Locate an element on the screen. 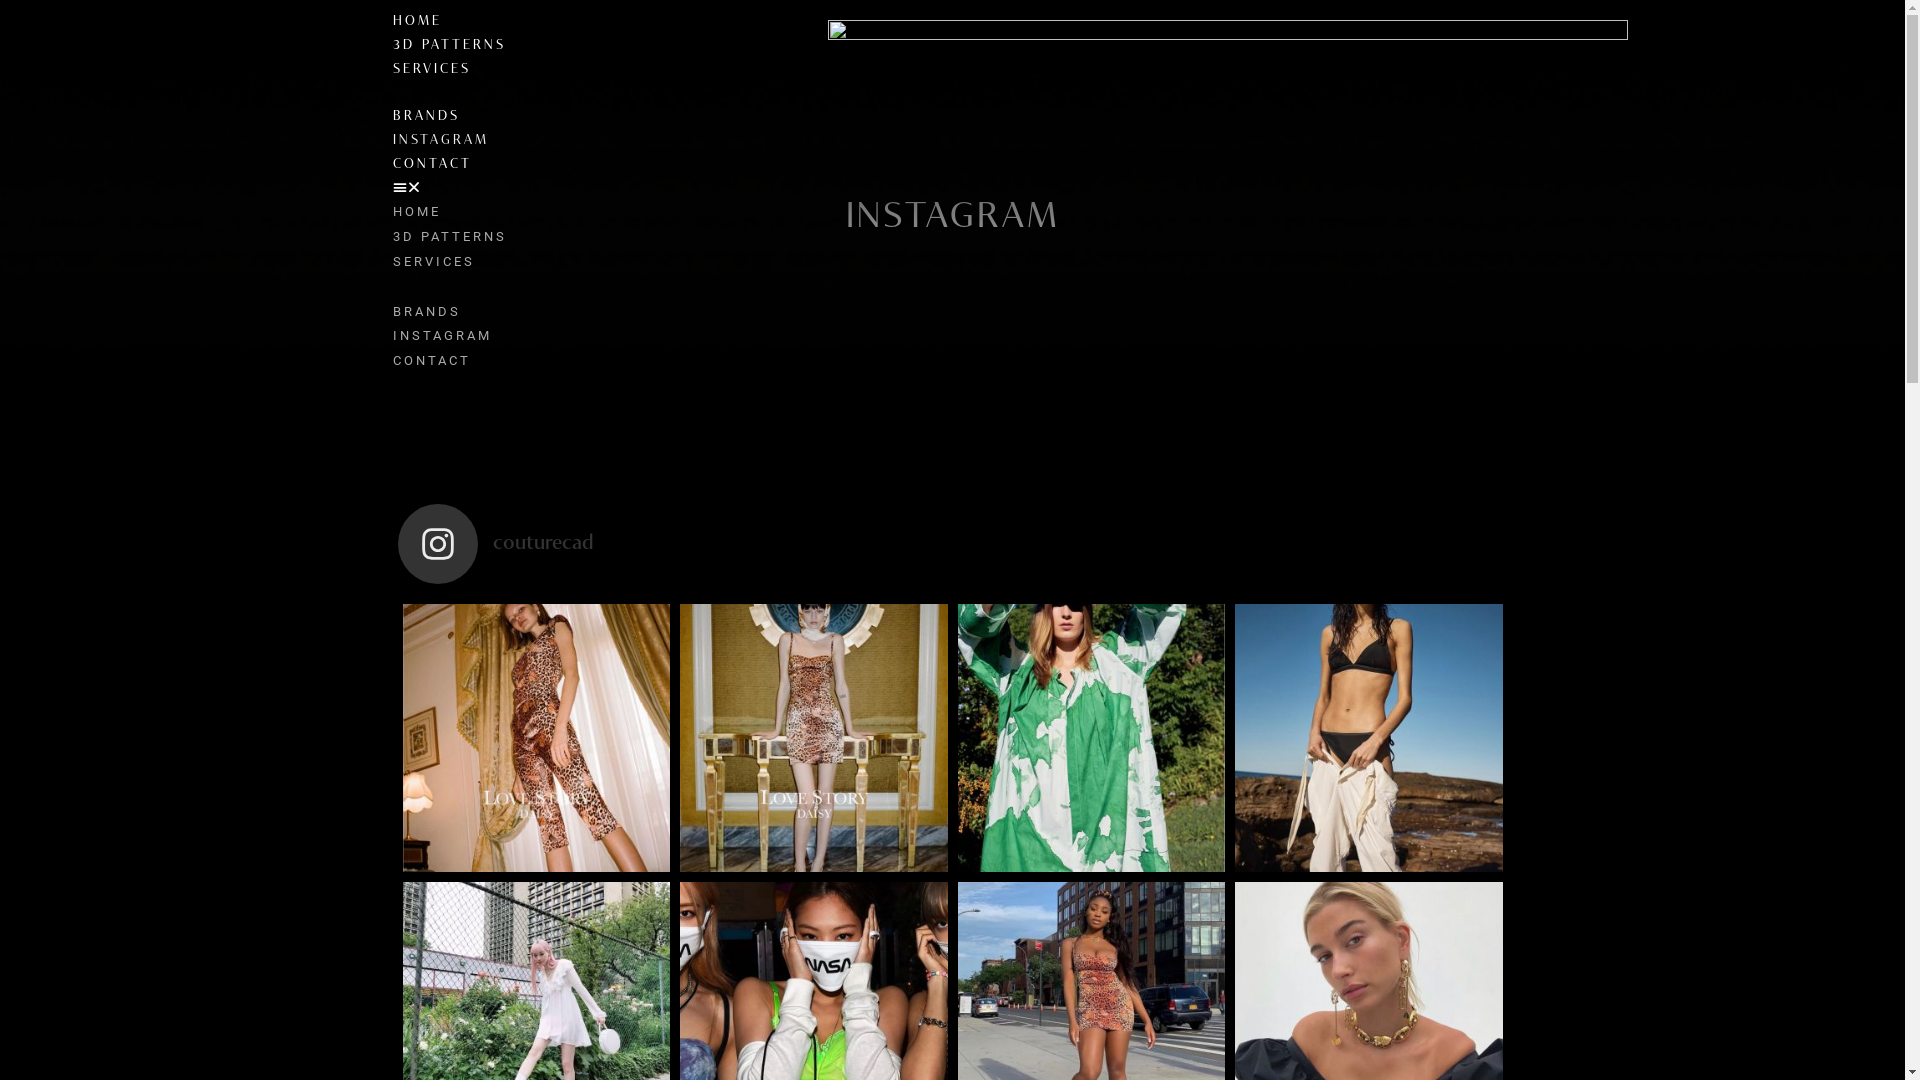 The width and height of the screenshot is (1920, 1080). 'couturecad' is located at coordinates (952, 543).